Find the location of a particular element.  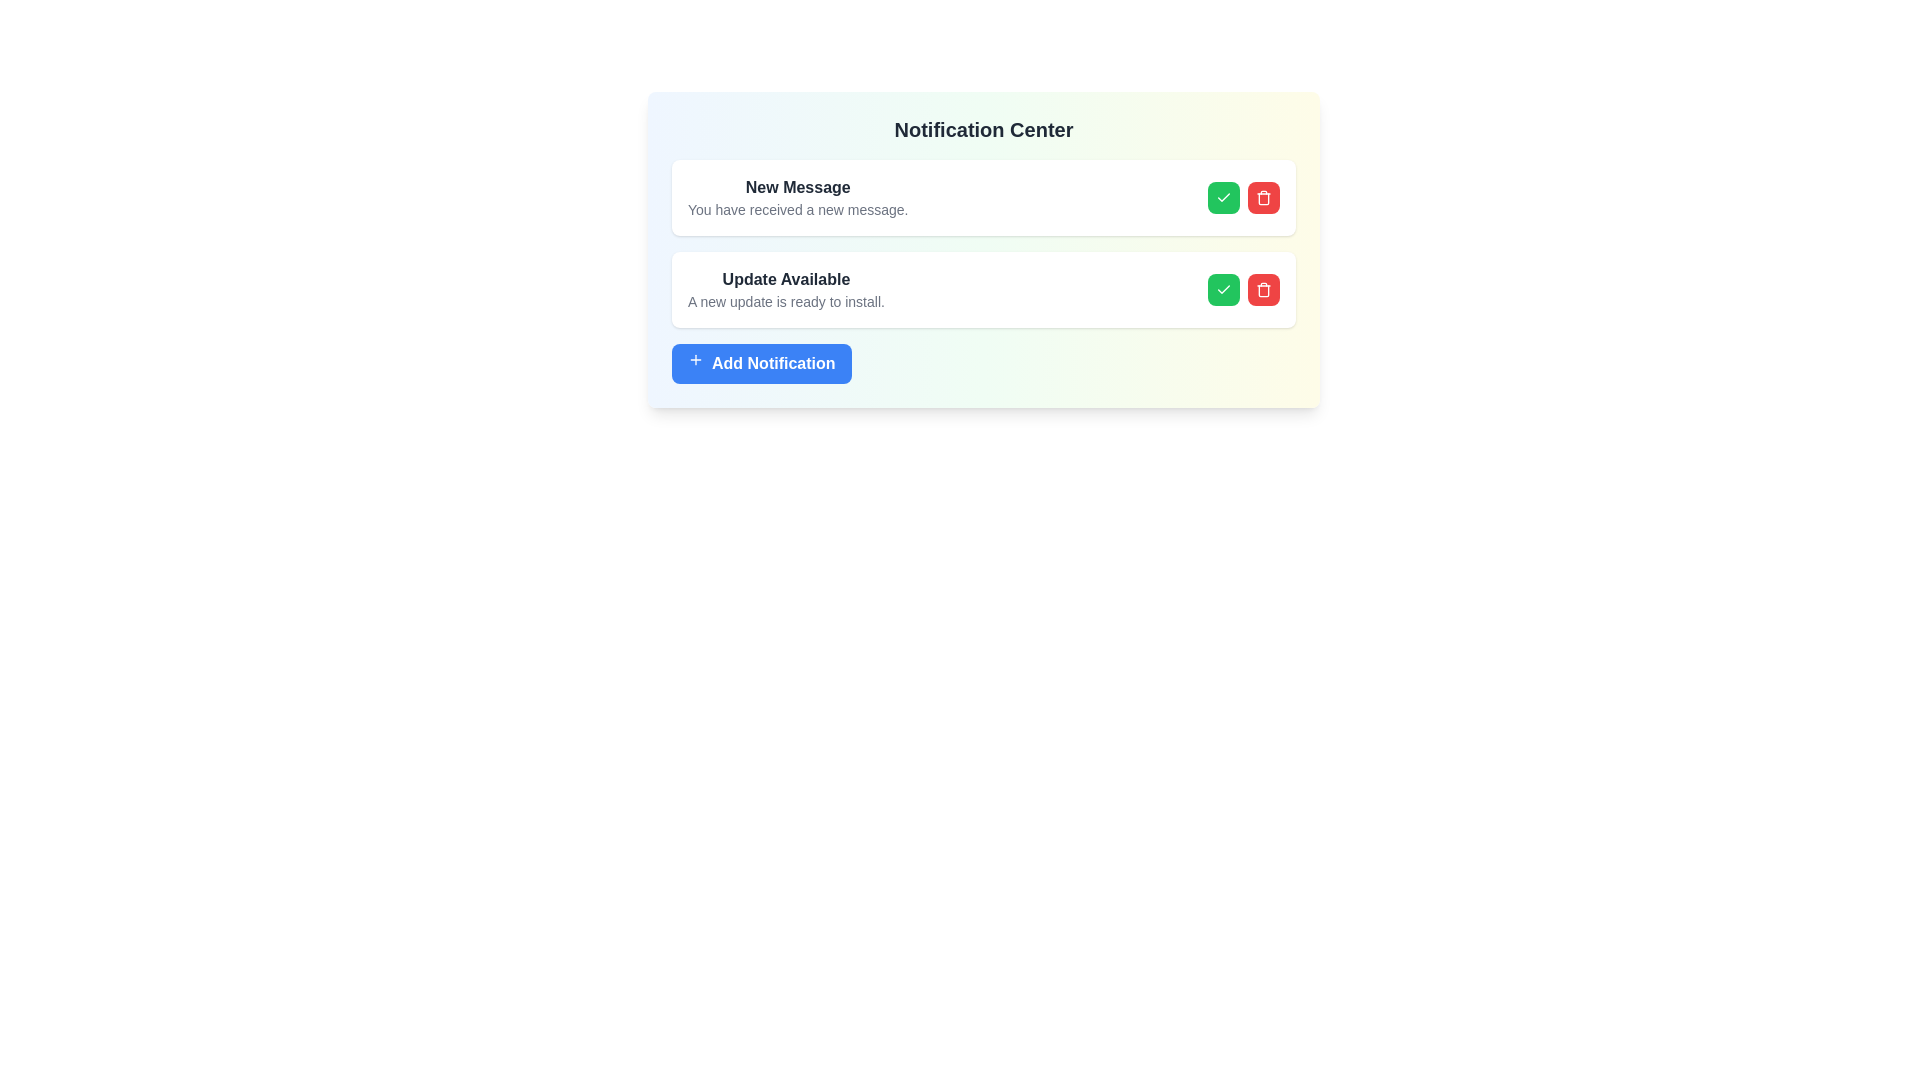

the green checkmark icon button, which has a white checkmark symbol and is located to the right of the 'New Message' notification text in the 'Notification Center' interface, to acknowledge or confirm the notification is located at coordinates (1223, 197).